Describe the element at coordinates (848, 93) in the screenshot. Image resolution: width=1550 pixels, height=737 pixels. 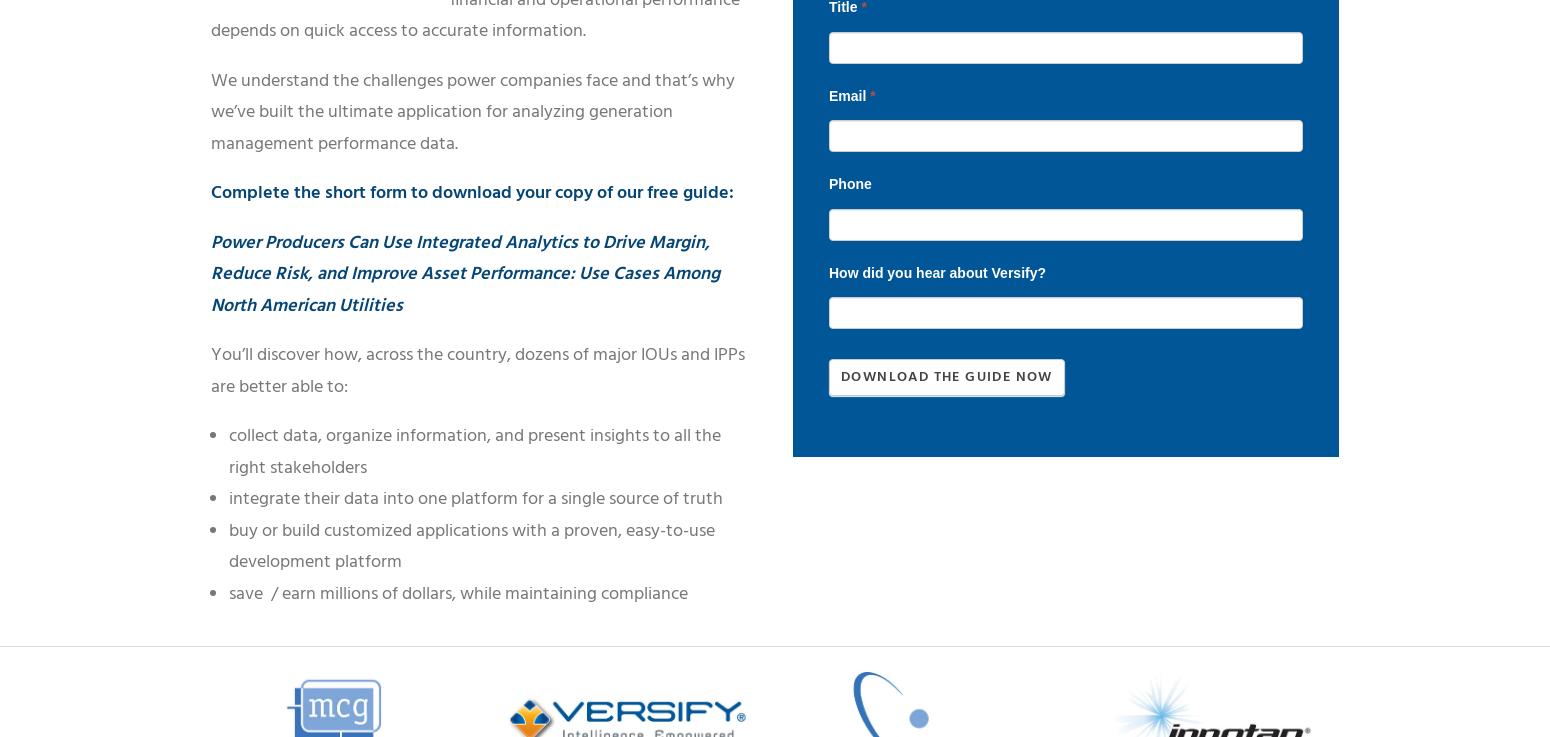
I see `'Email'` at that location.